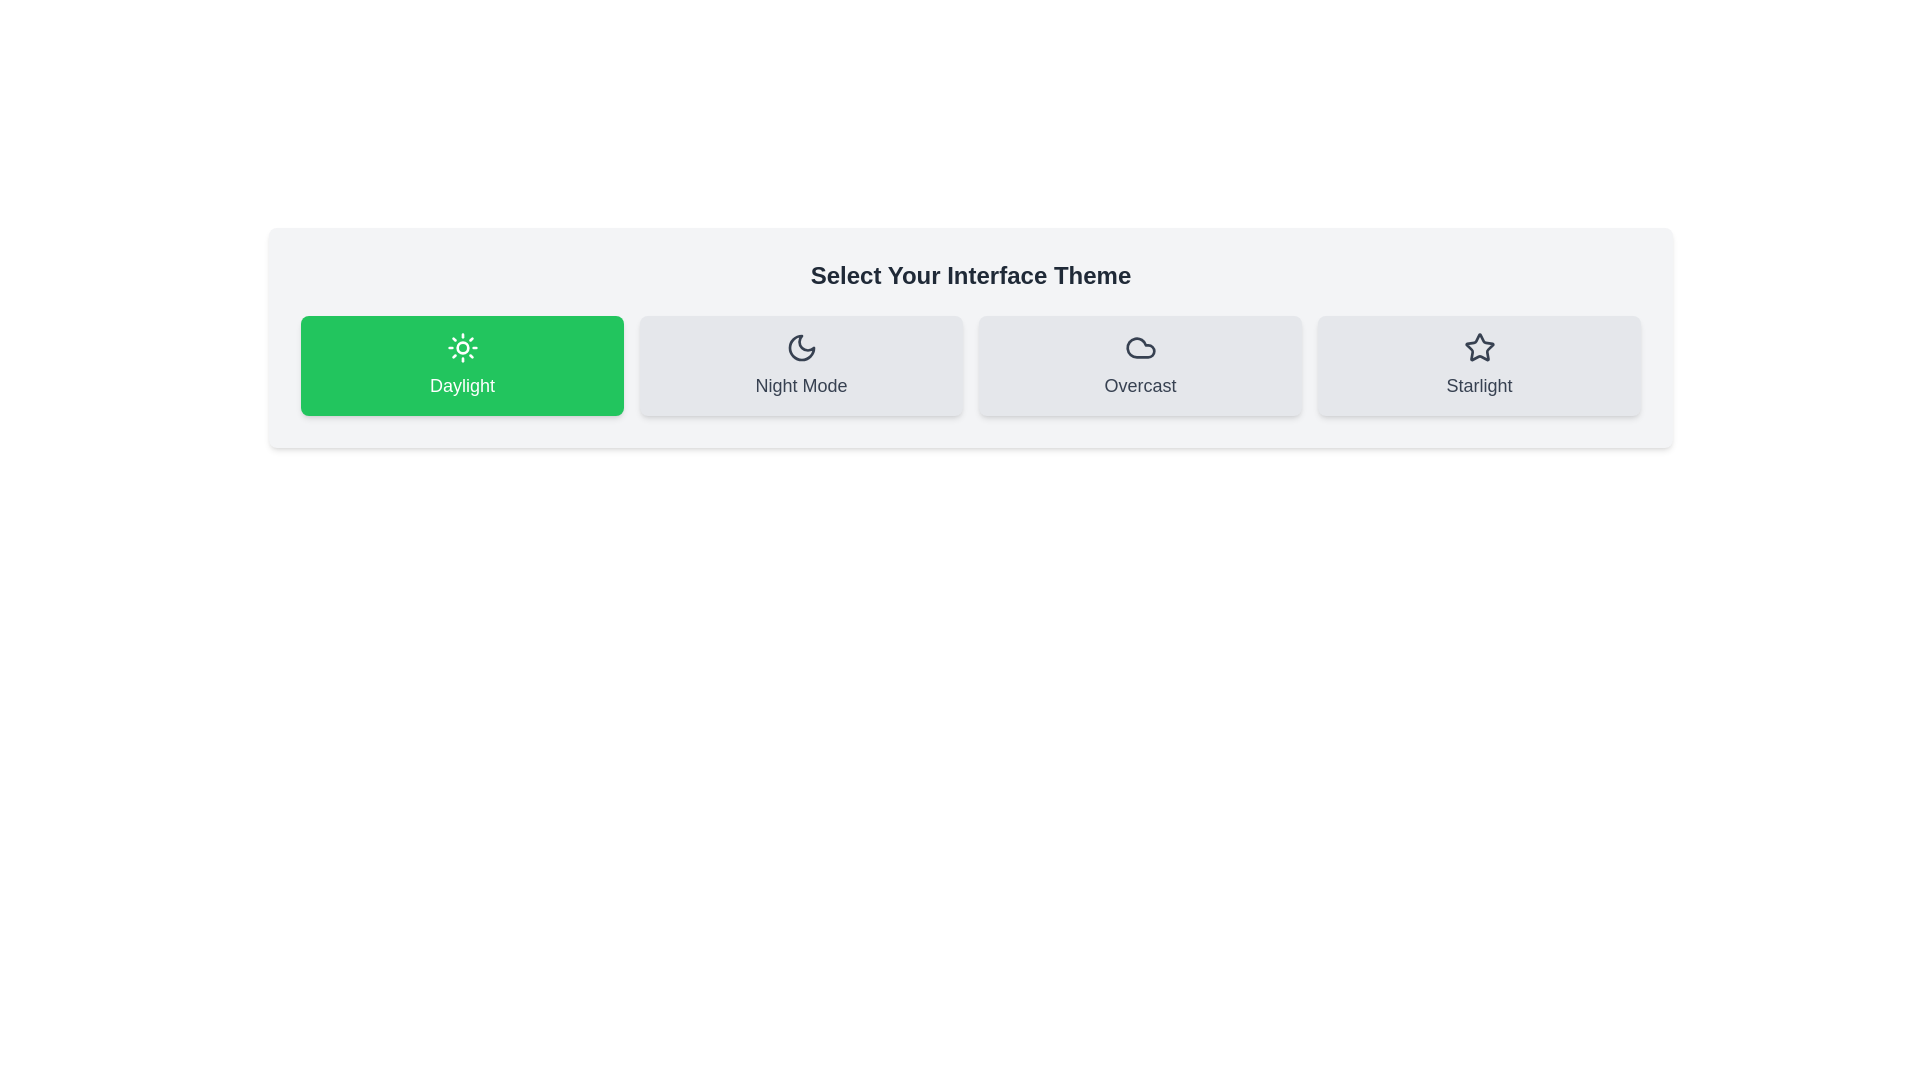 The height and width of the screenshot is (1080, 1920). Describe the element at coordinates (970, 276) in the screenshot. I see `the text 'Select Your Interface Theme'` at that location.